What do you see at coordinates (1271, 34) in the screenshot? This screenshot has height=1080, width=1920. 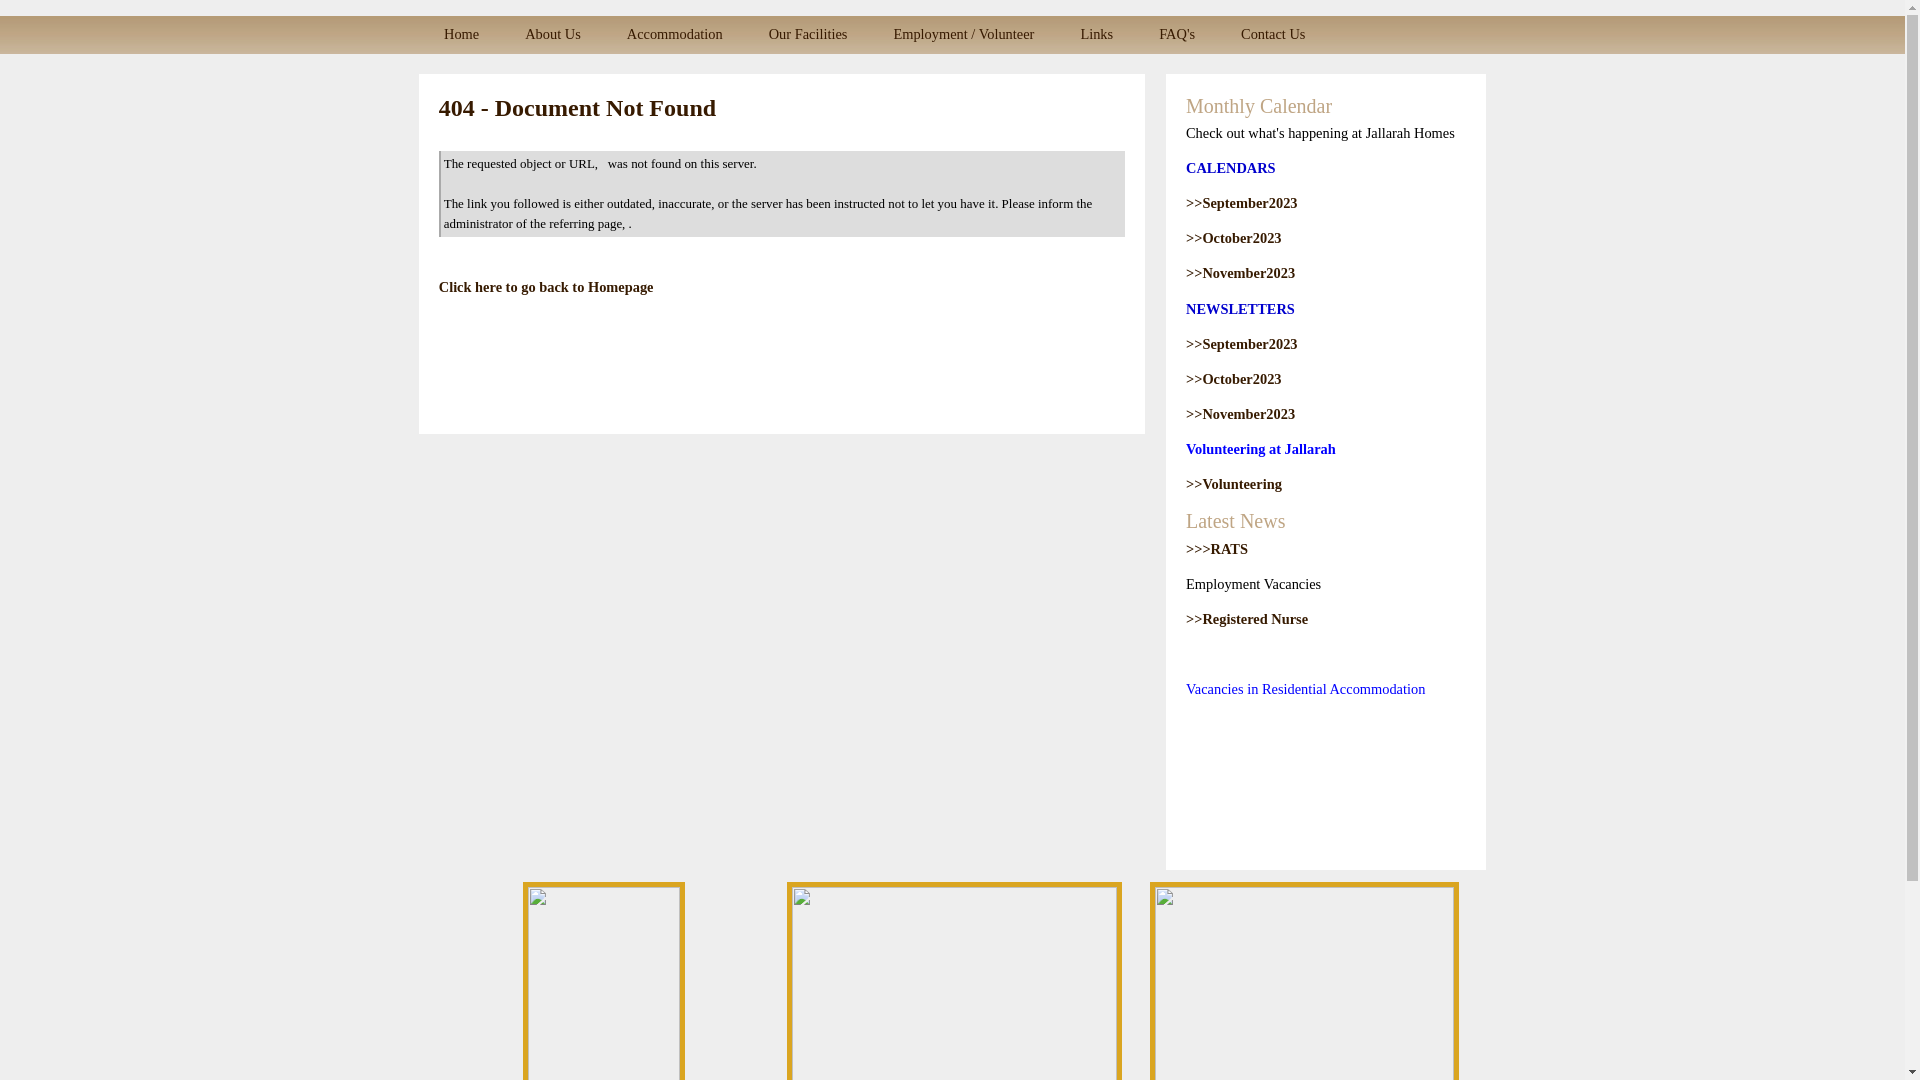 I see `'Contact Us'` at bounding box center [1271, 34].